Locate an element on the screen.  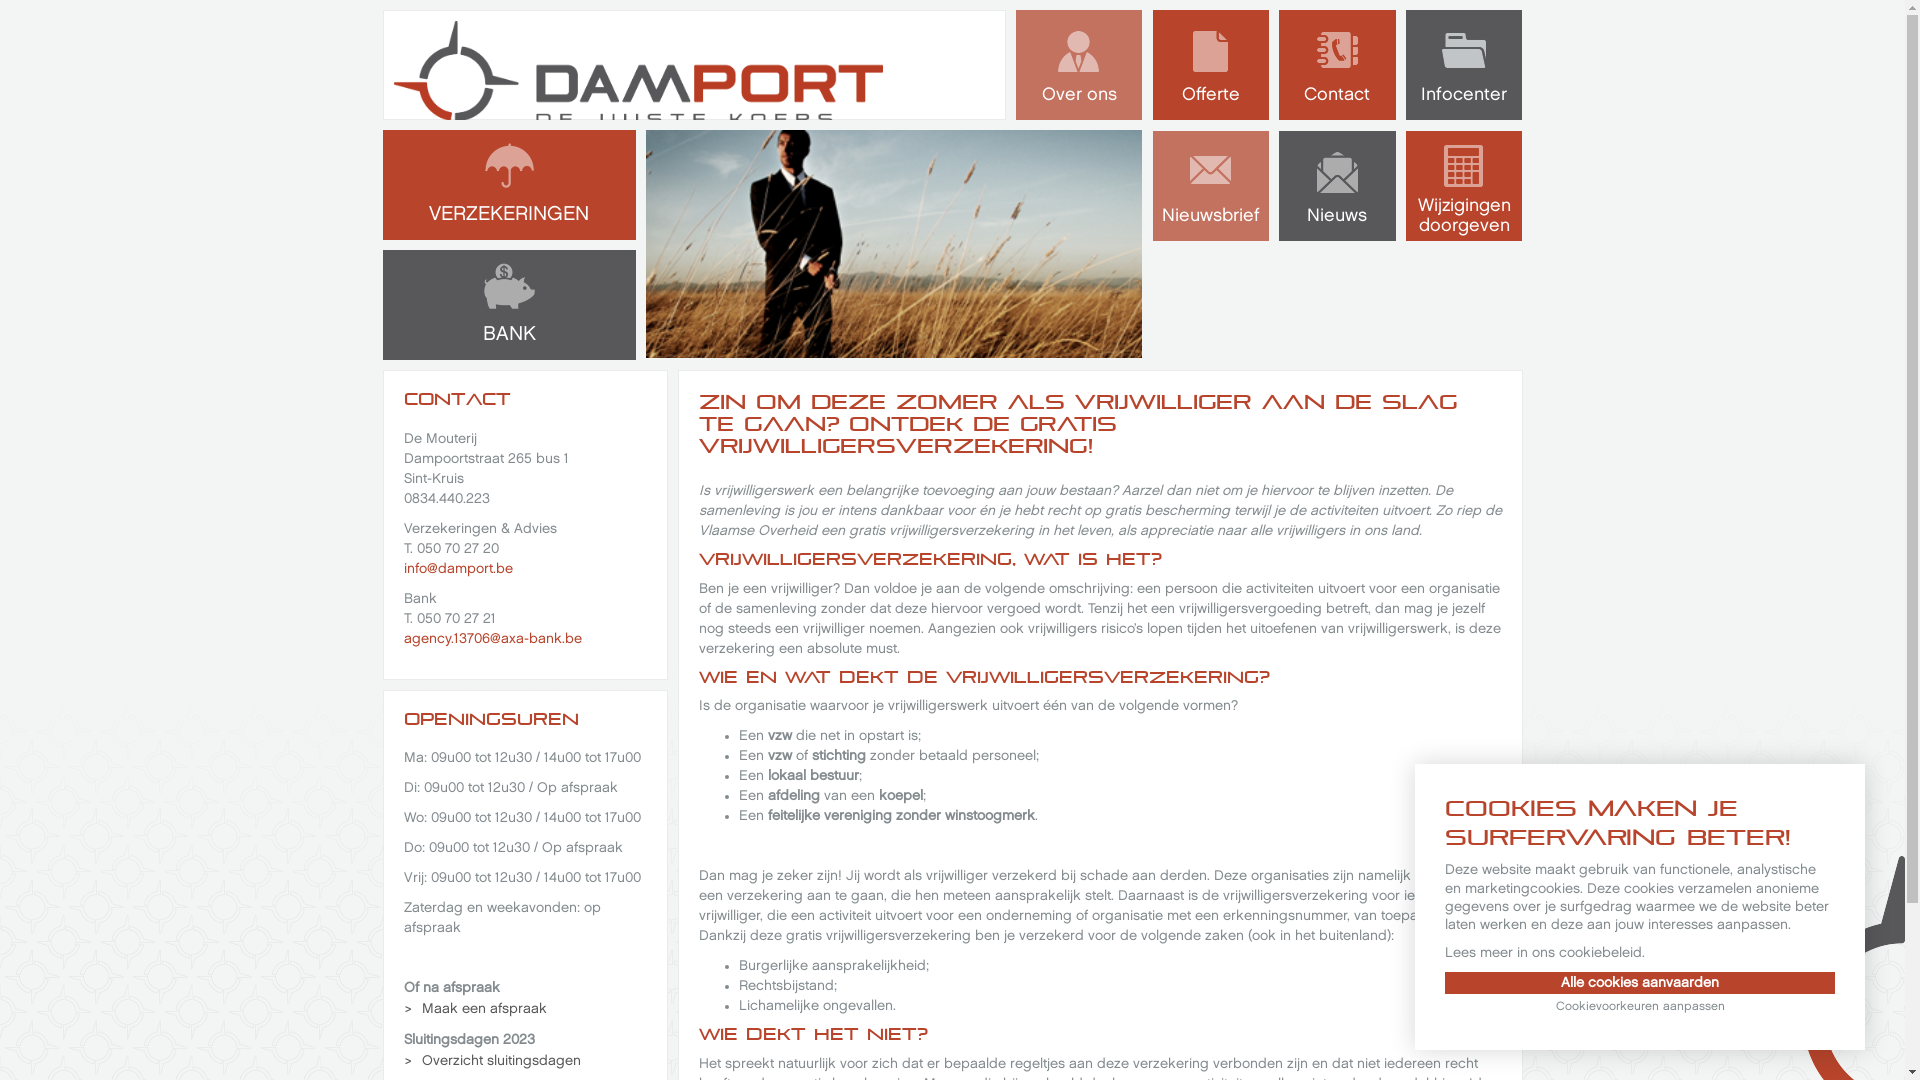
'Contact' is located at coordinates (1337, 64).